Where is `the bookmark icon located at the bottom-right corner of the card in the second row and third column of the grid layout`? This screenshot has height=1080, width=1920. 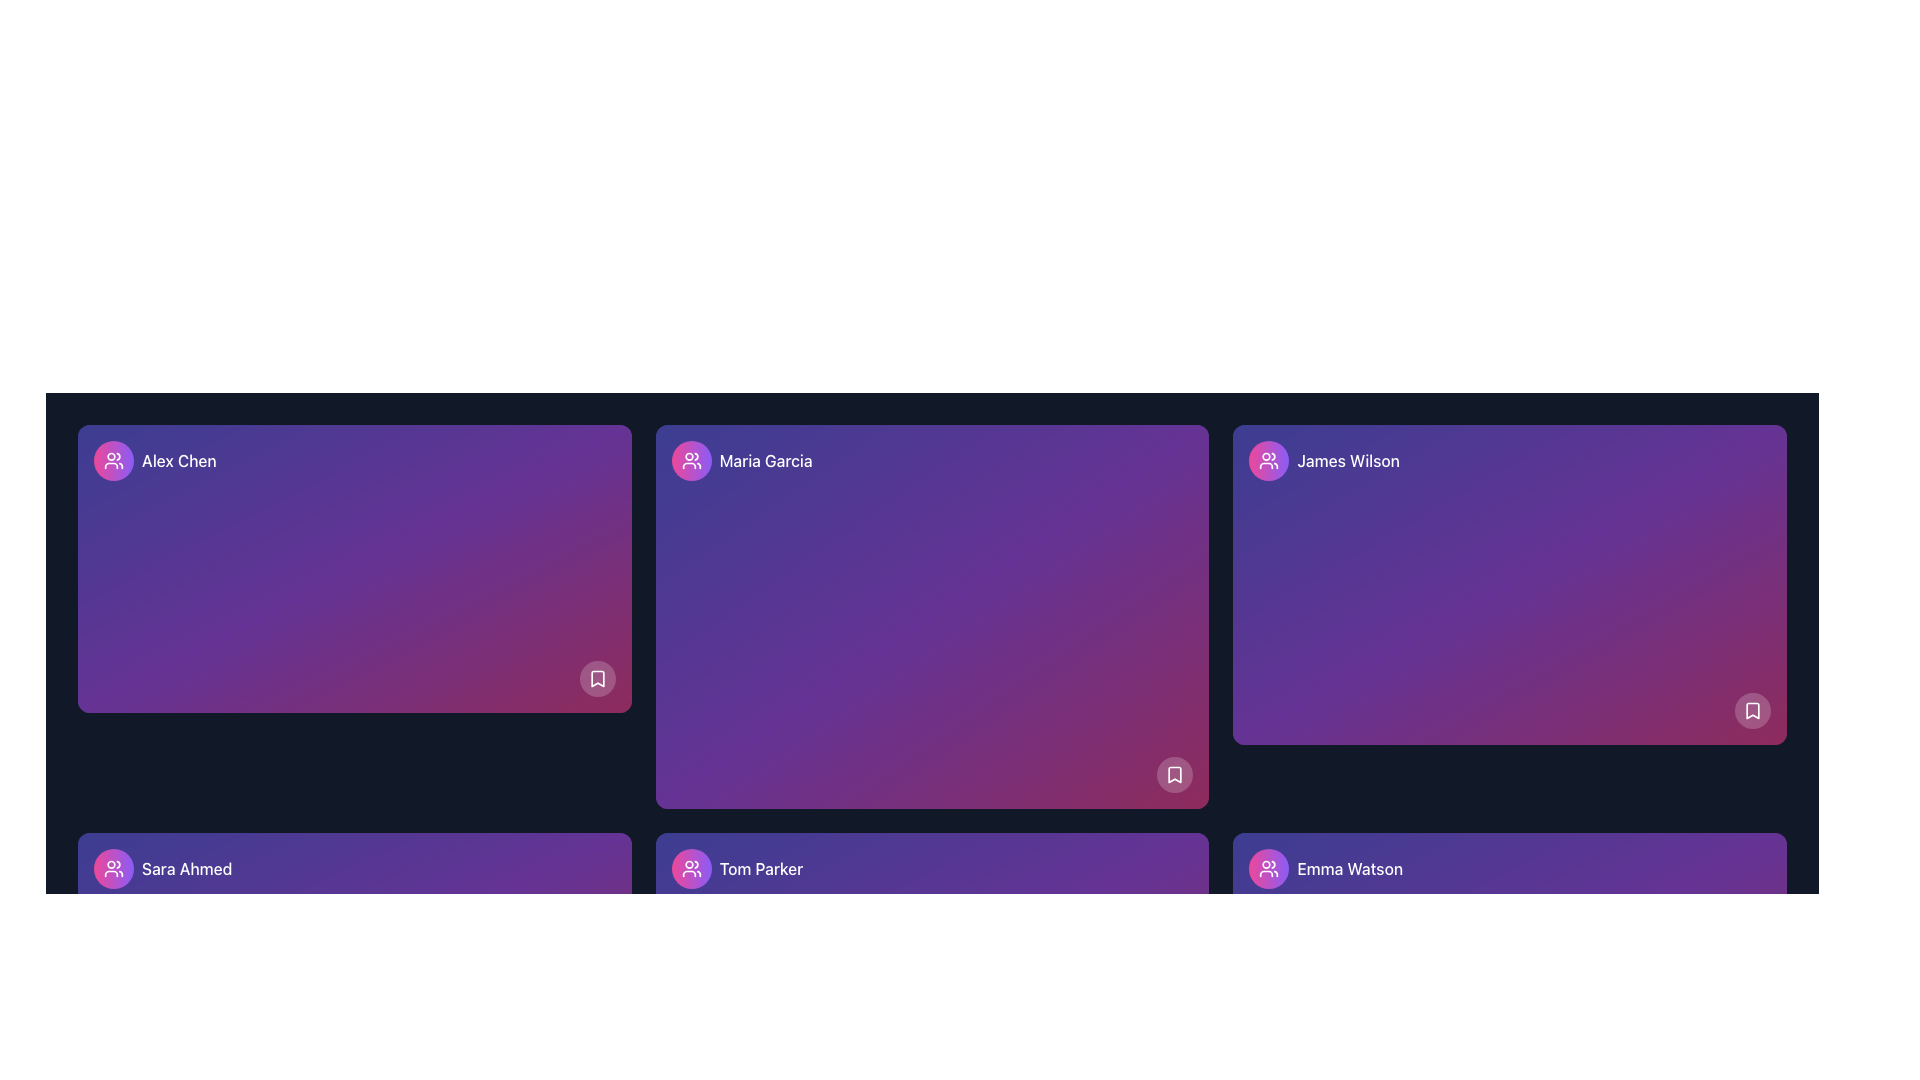
the bookmark icon located at the bottom-right corner of the card in the second row and third column of the grid layout is located at coordinates (1751, 709).